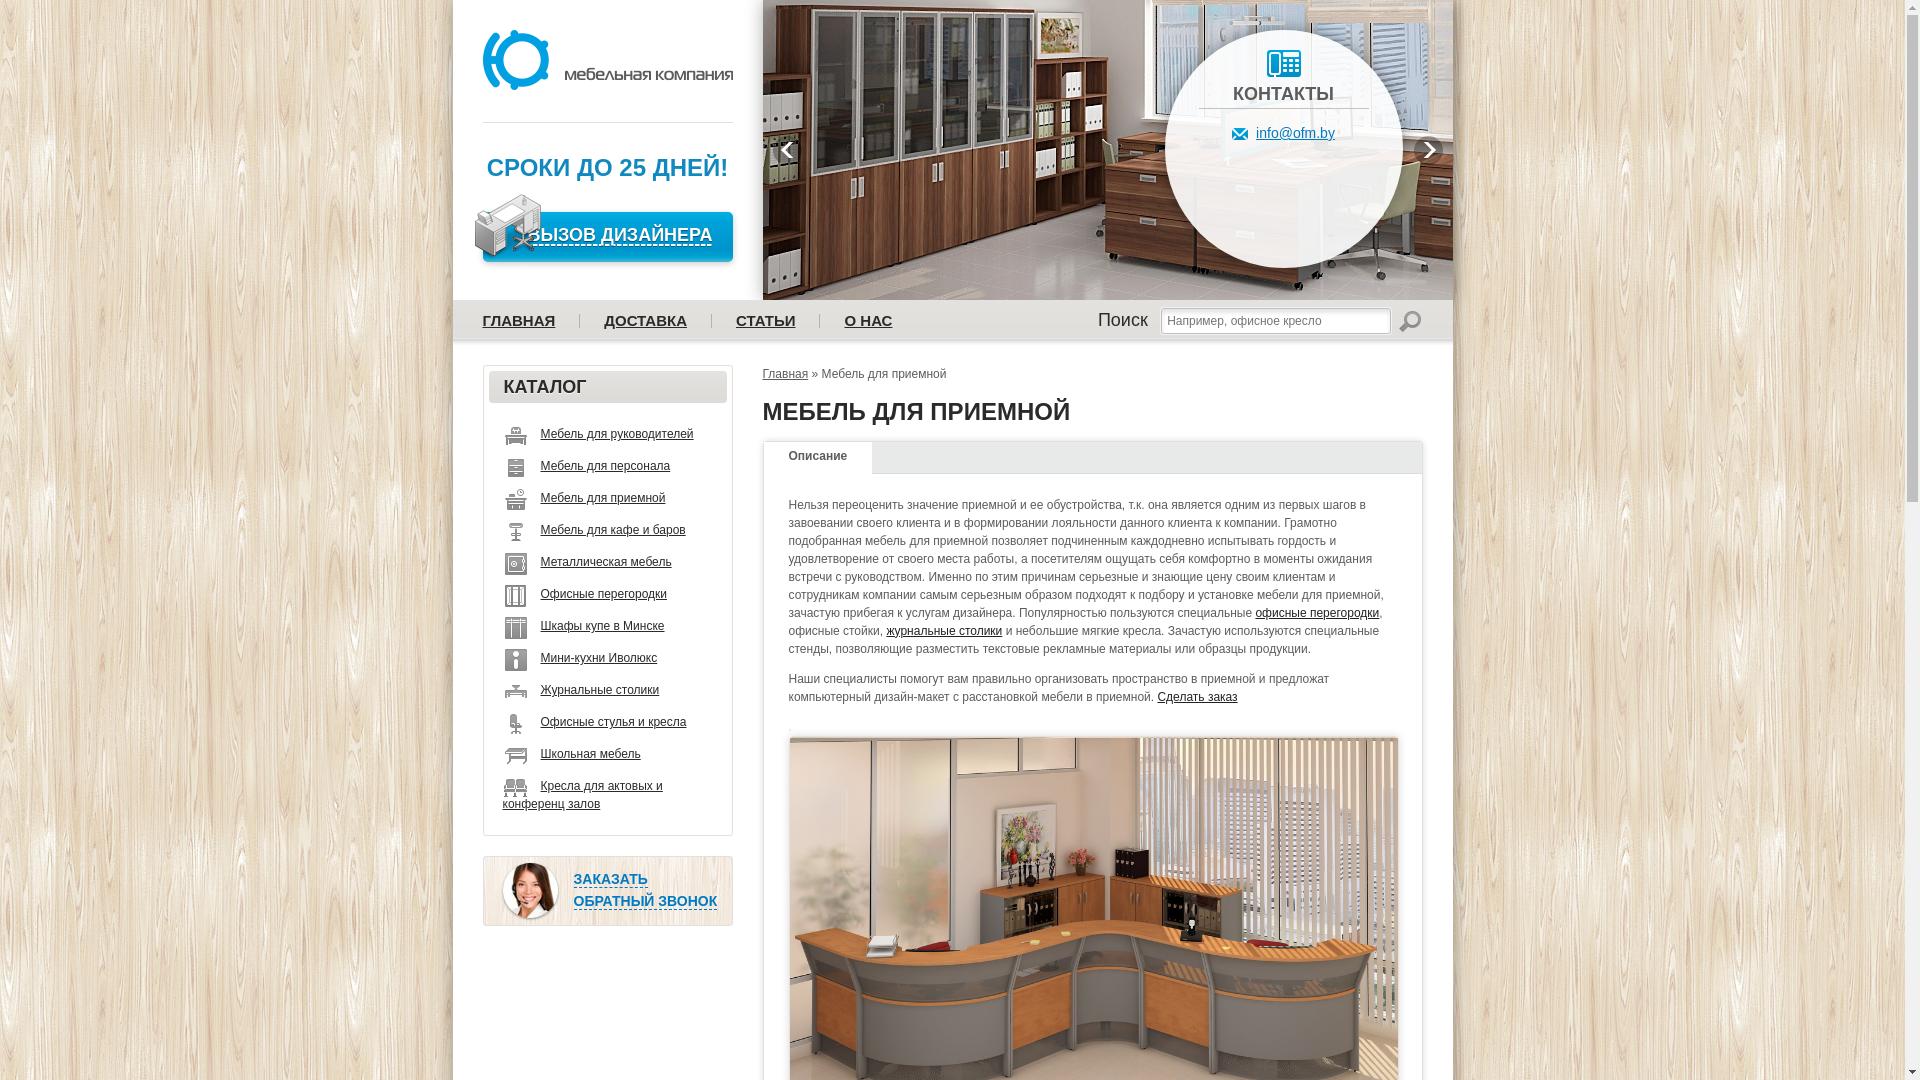 This screenshot has width=1920, height=1080. I want to click on 'info@ofm.by', so click(1283, 132).